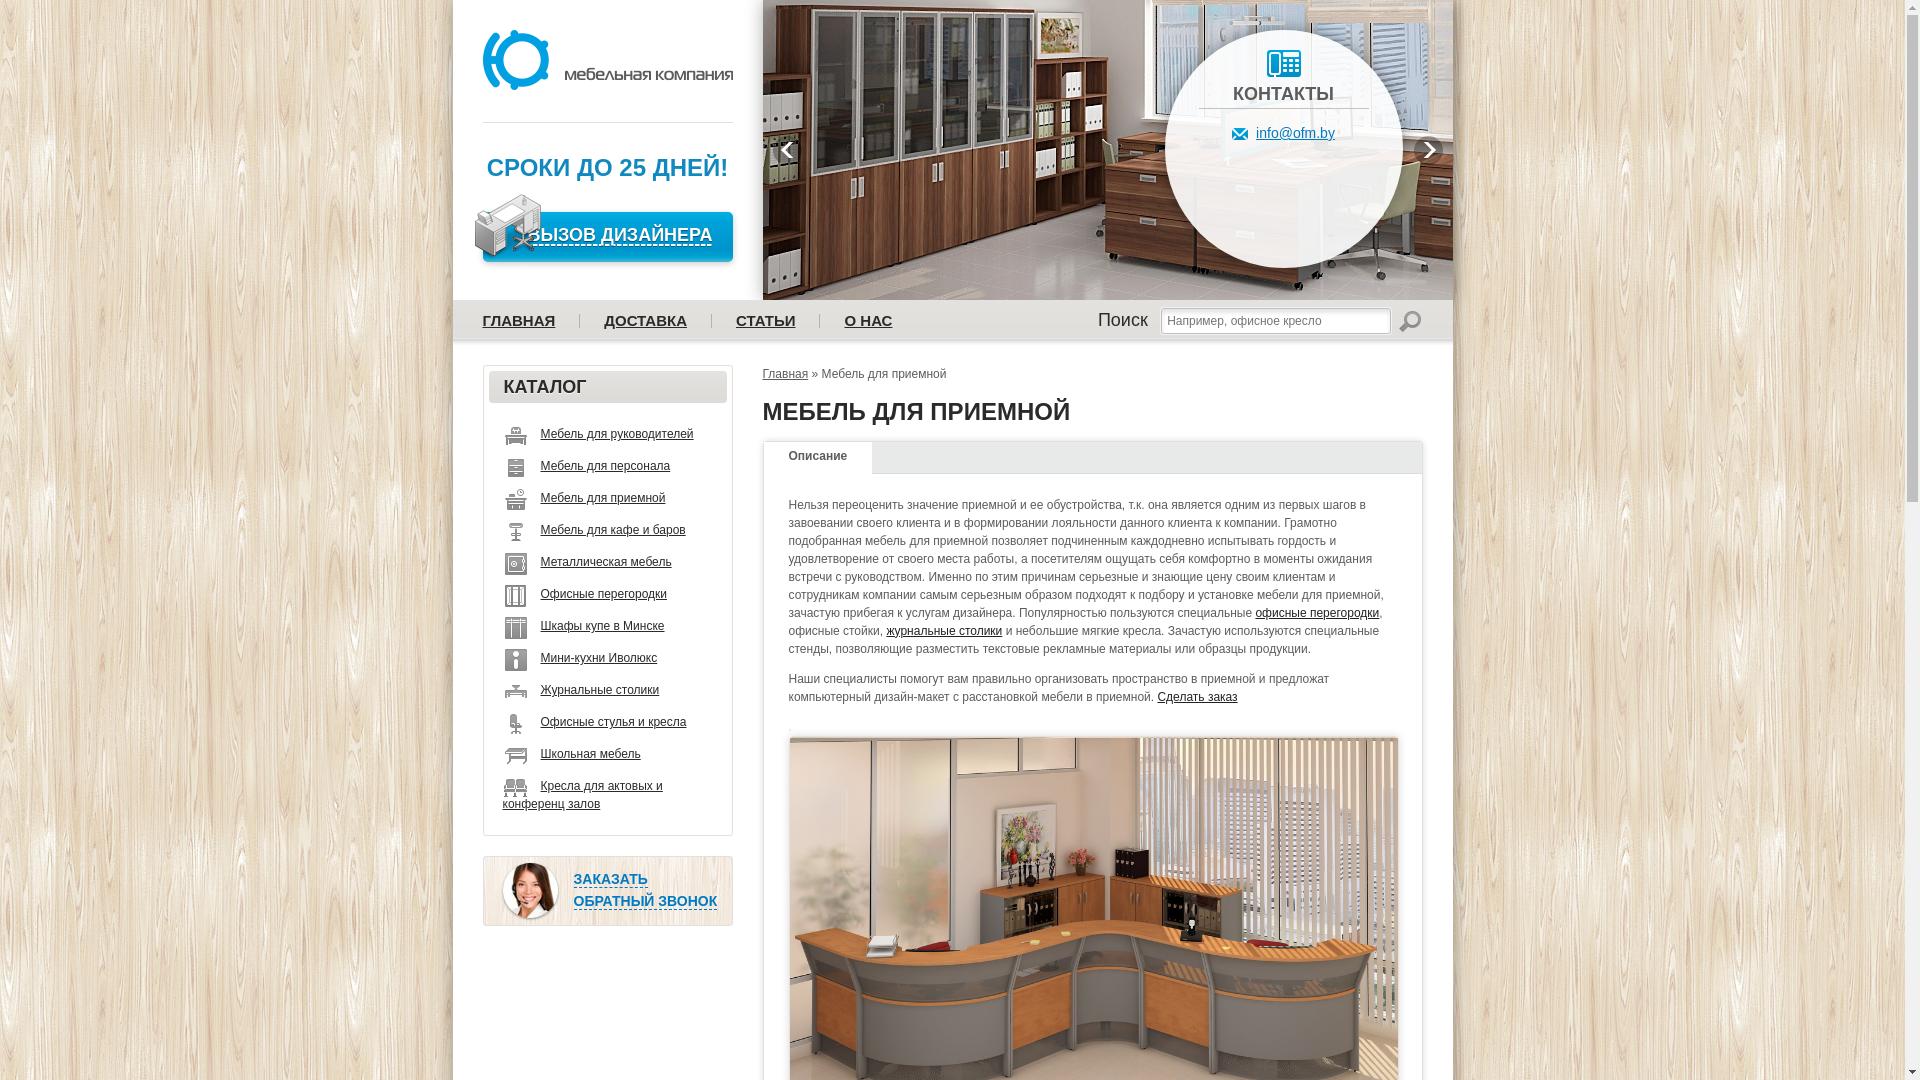 This screenshot has width=1920, height=1080. I want to click on 'info@ofm.by', so click(1283, 132).